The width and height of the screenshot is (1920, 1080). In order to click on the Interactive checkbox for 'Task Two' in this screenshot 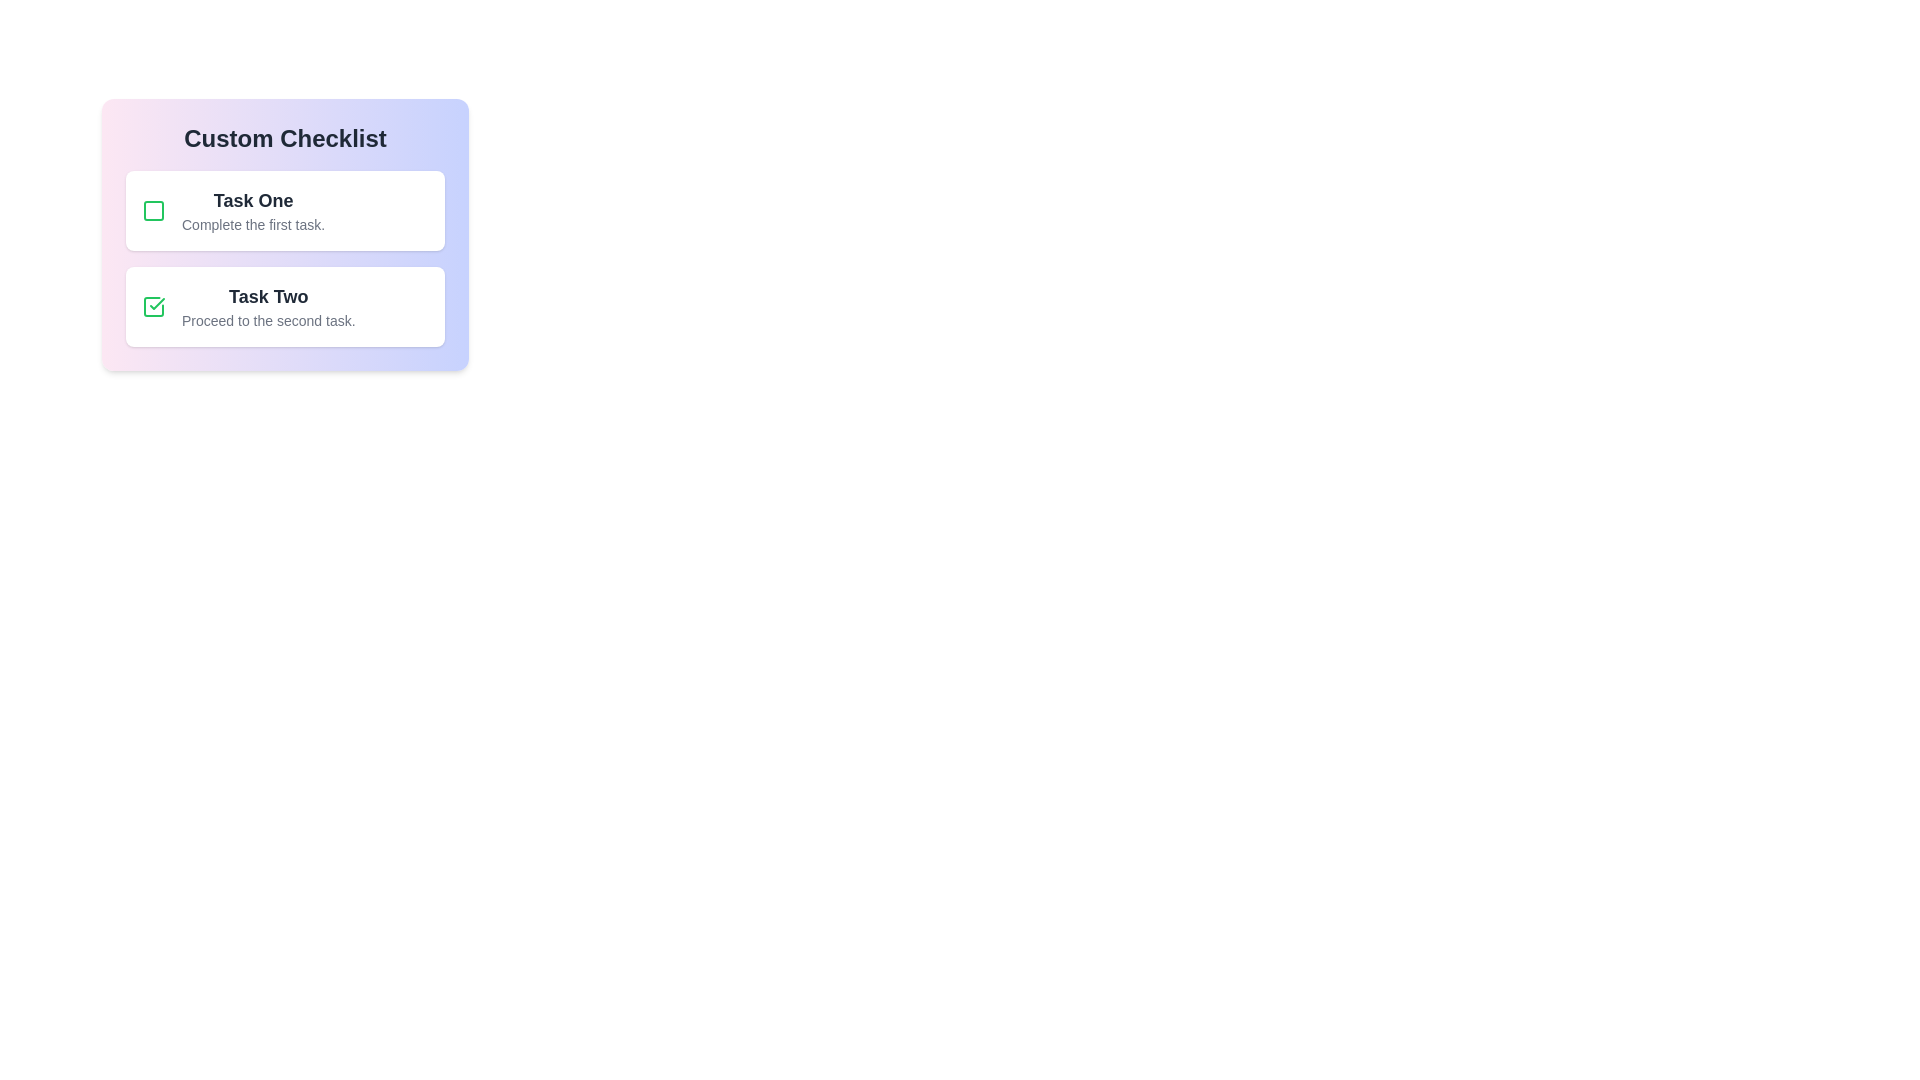, I will do `click(152, 307)`.